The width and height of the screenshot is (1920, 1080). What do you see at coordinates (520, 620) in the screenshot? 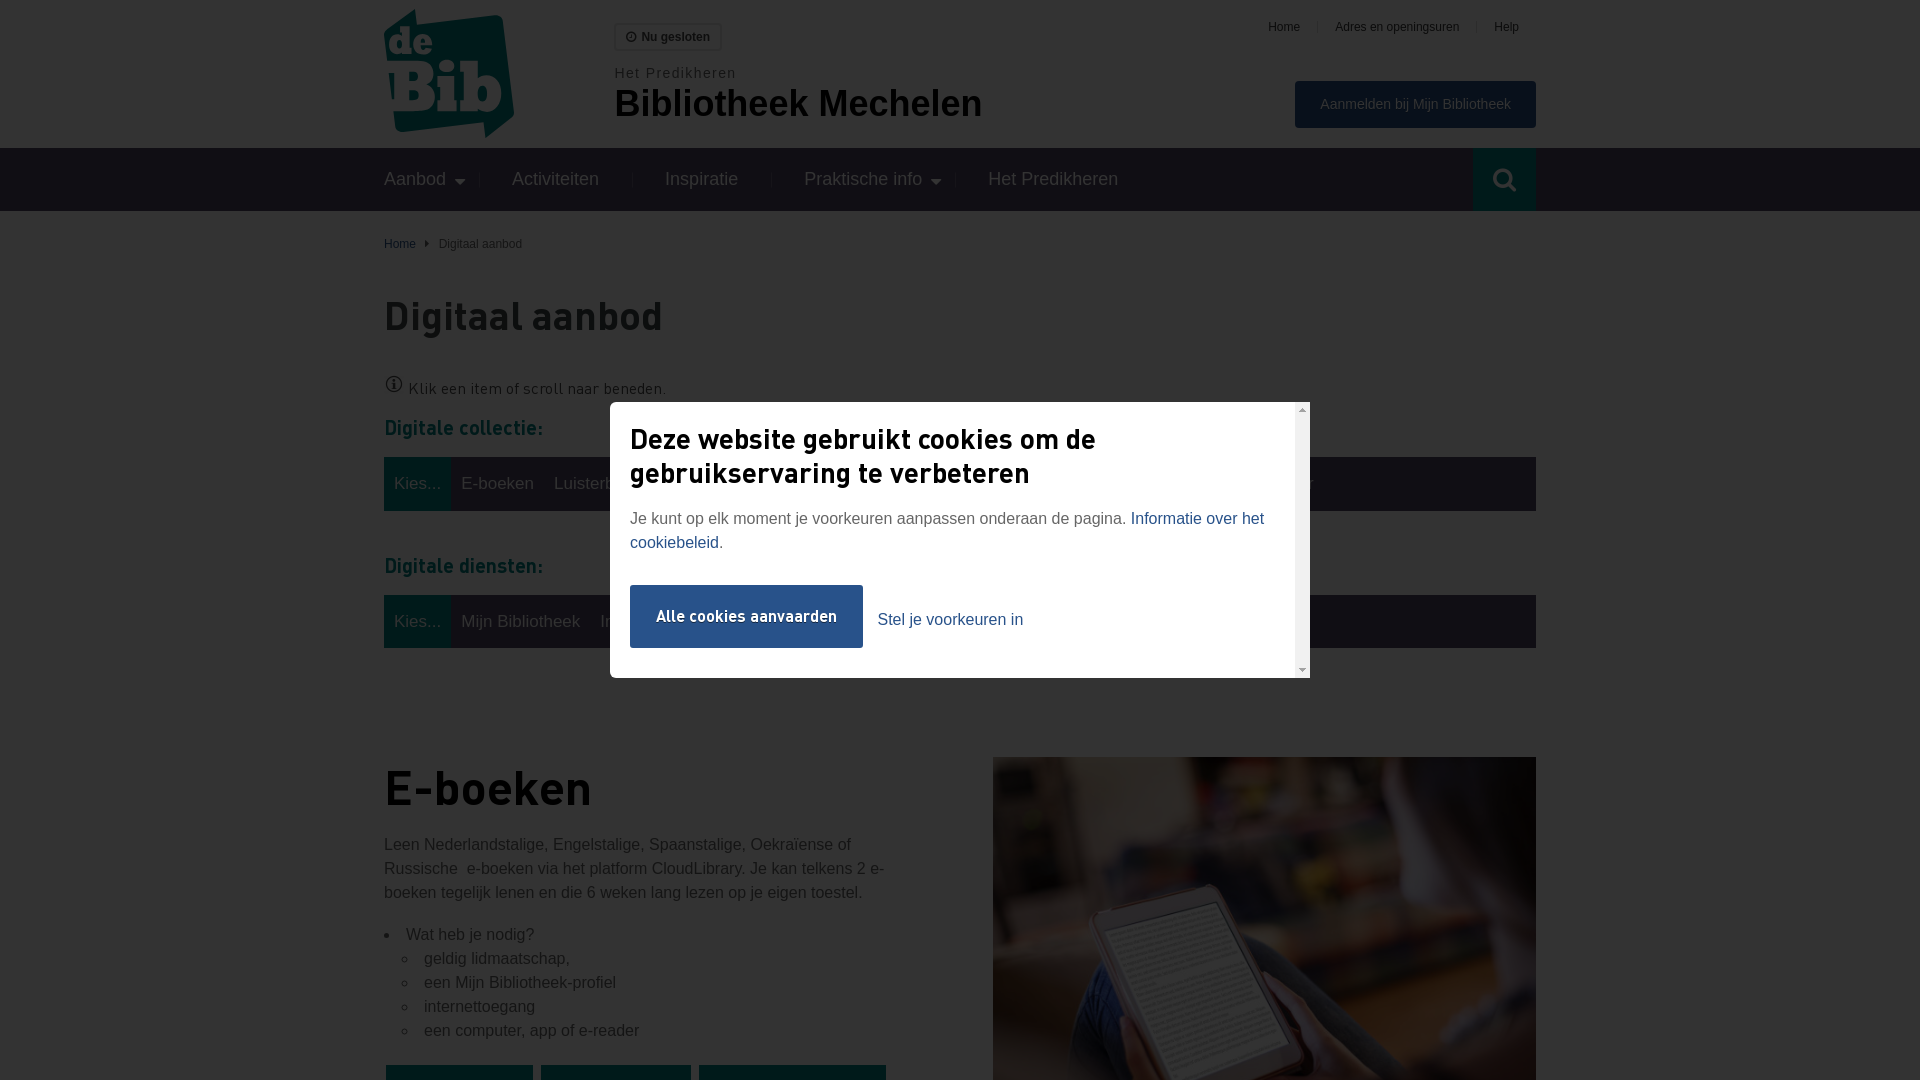
I see `'Mijn Bibliotheek'` at bounding box center [520, 620].